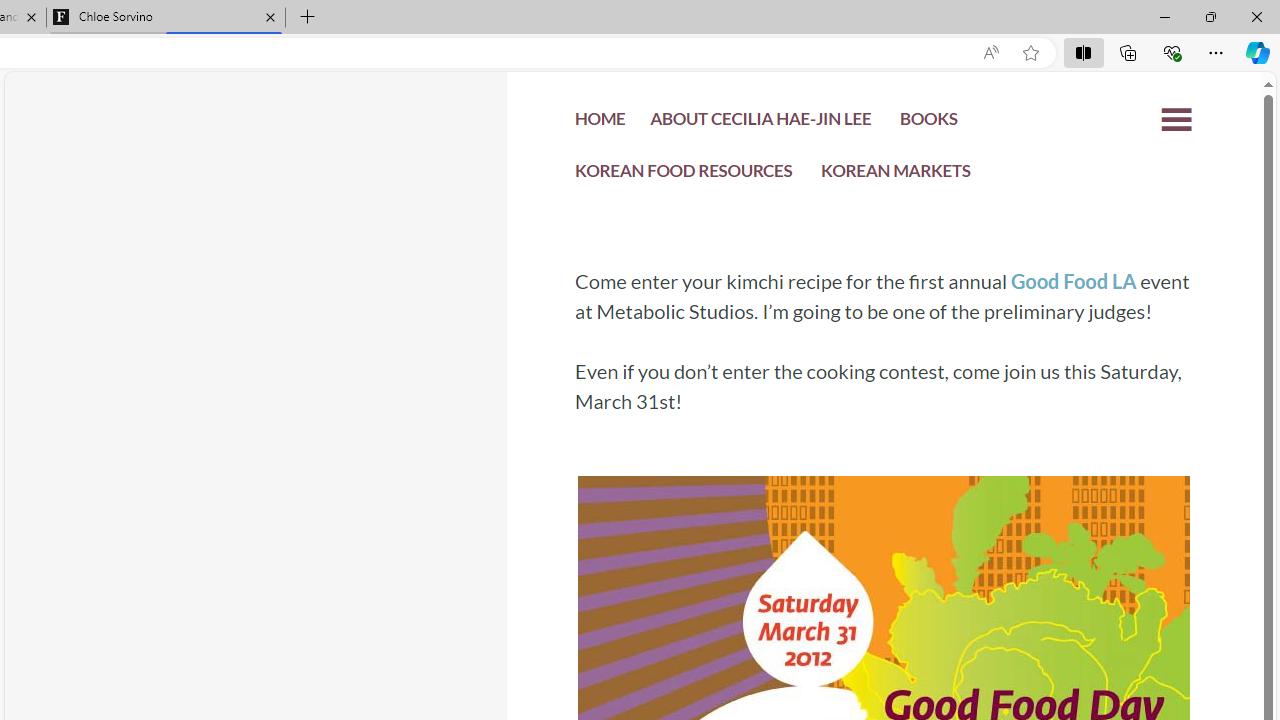 The width and height of the screenshot is (1280, 720). I want to click on 'HOME', so click(599, 122).